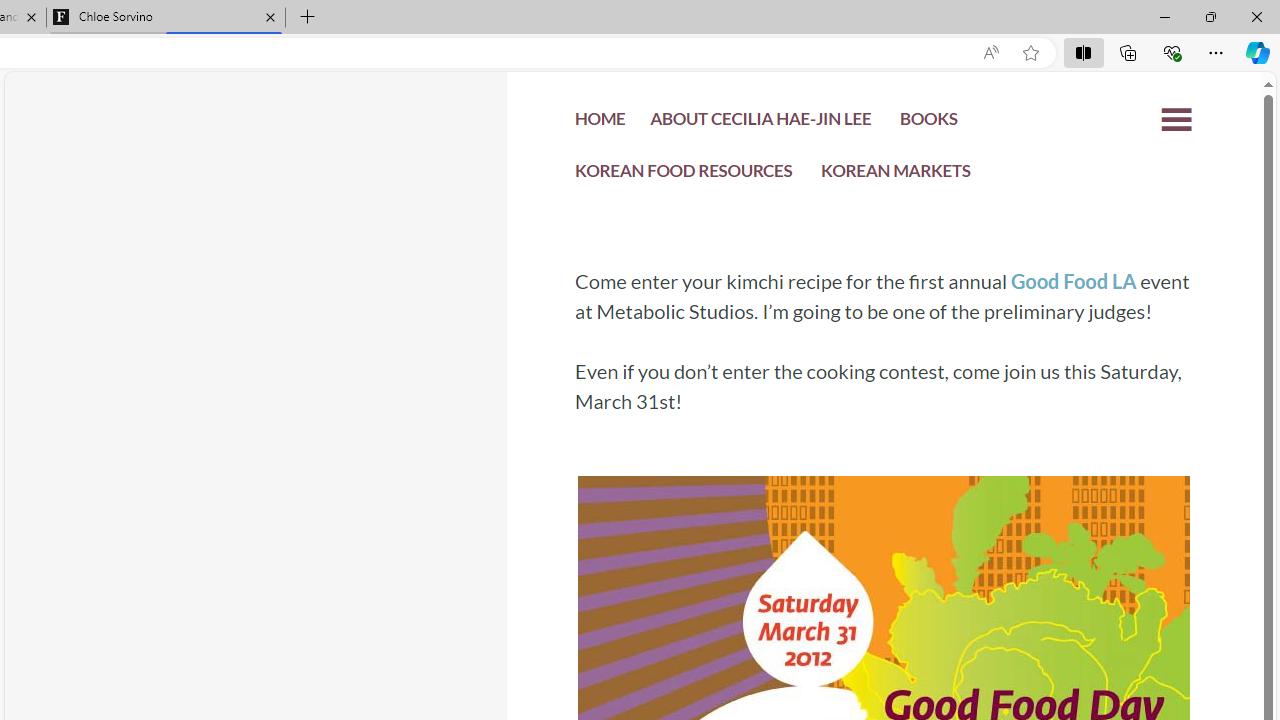 The width and height of the screenshot is (1280, 720). I want to click on 'HOME', so click(599, 122).